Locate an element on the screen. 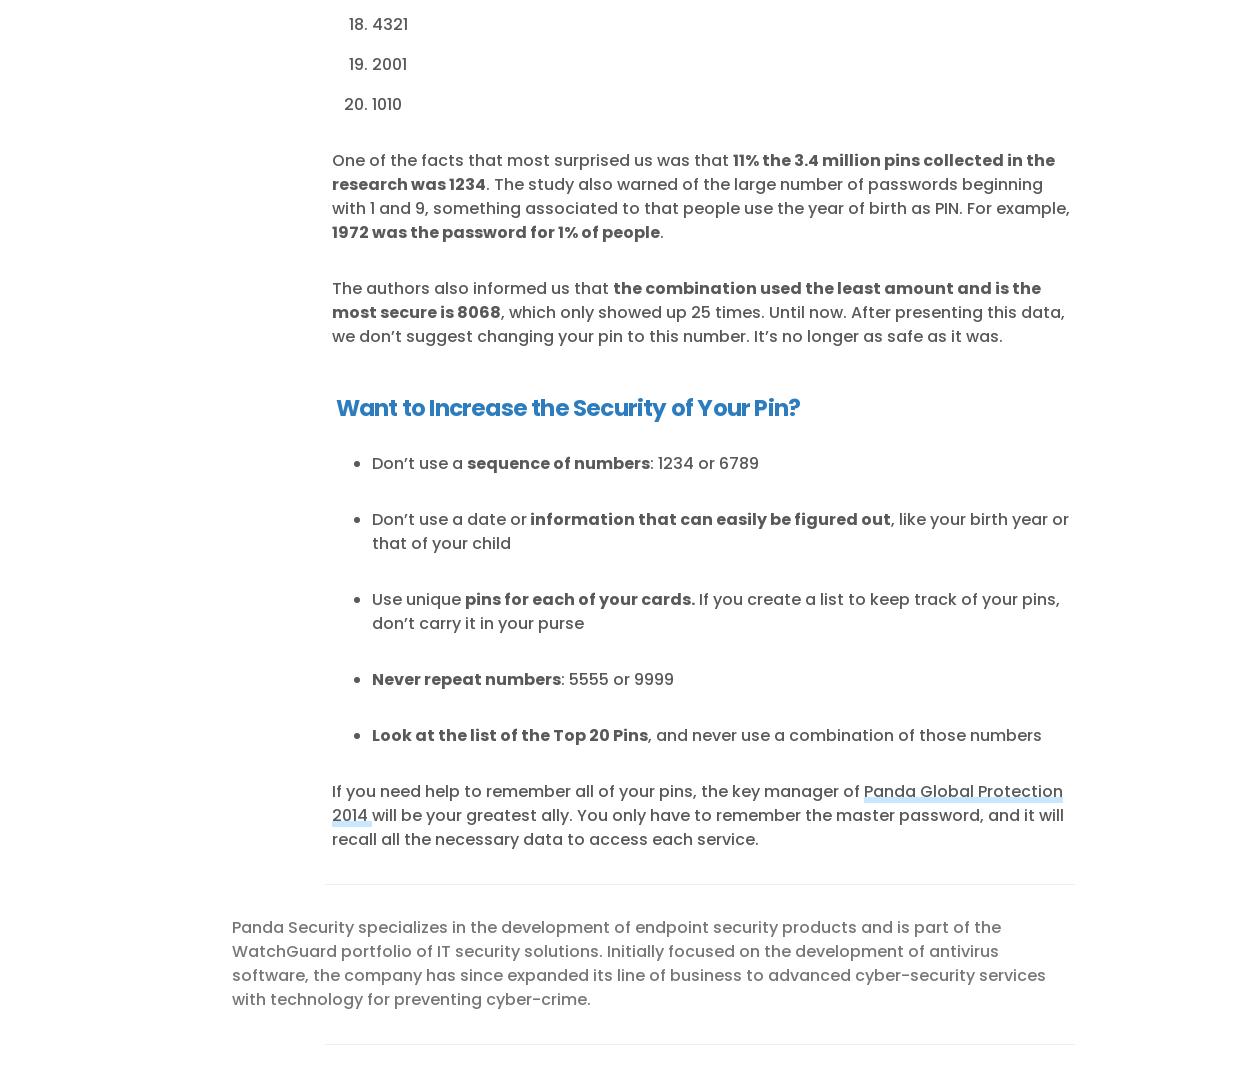  'Use unique' is located at coordinates (417, 597).